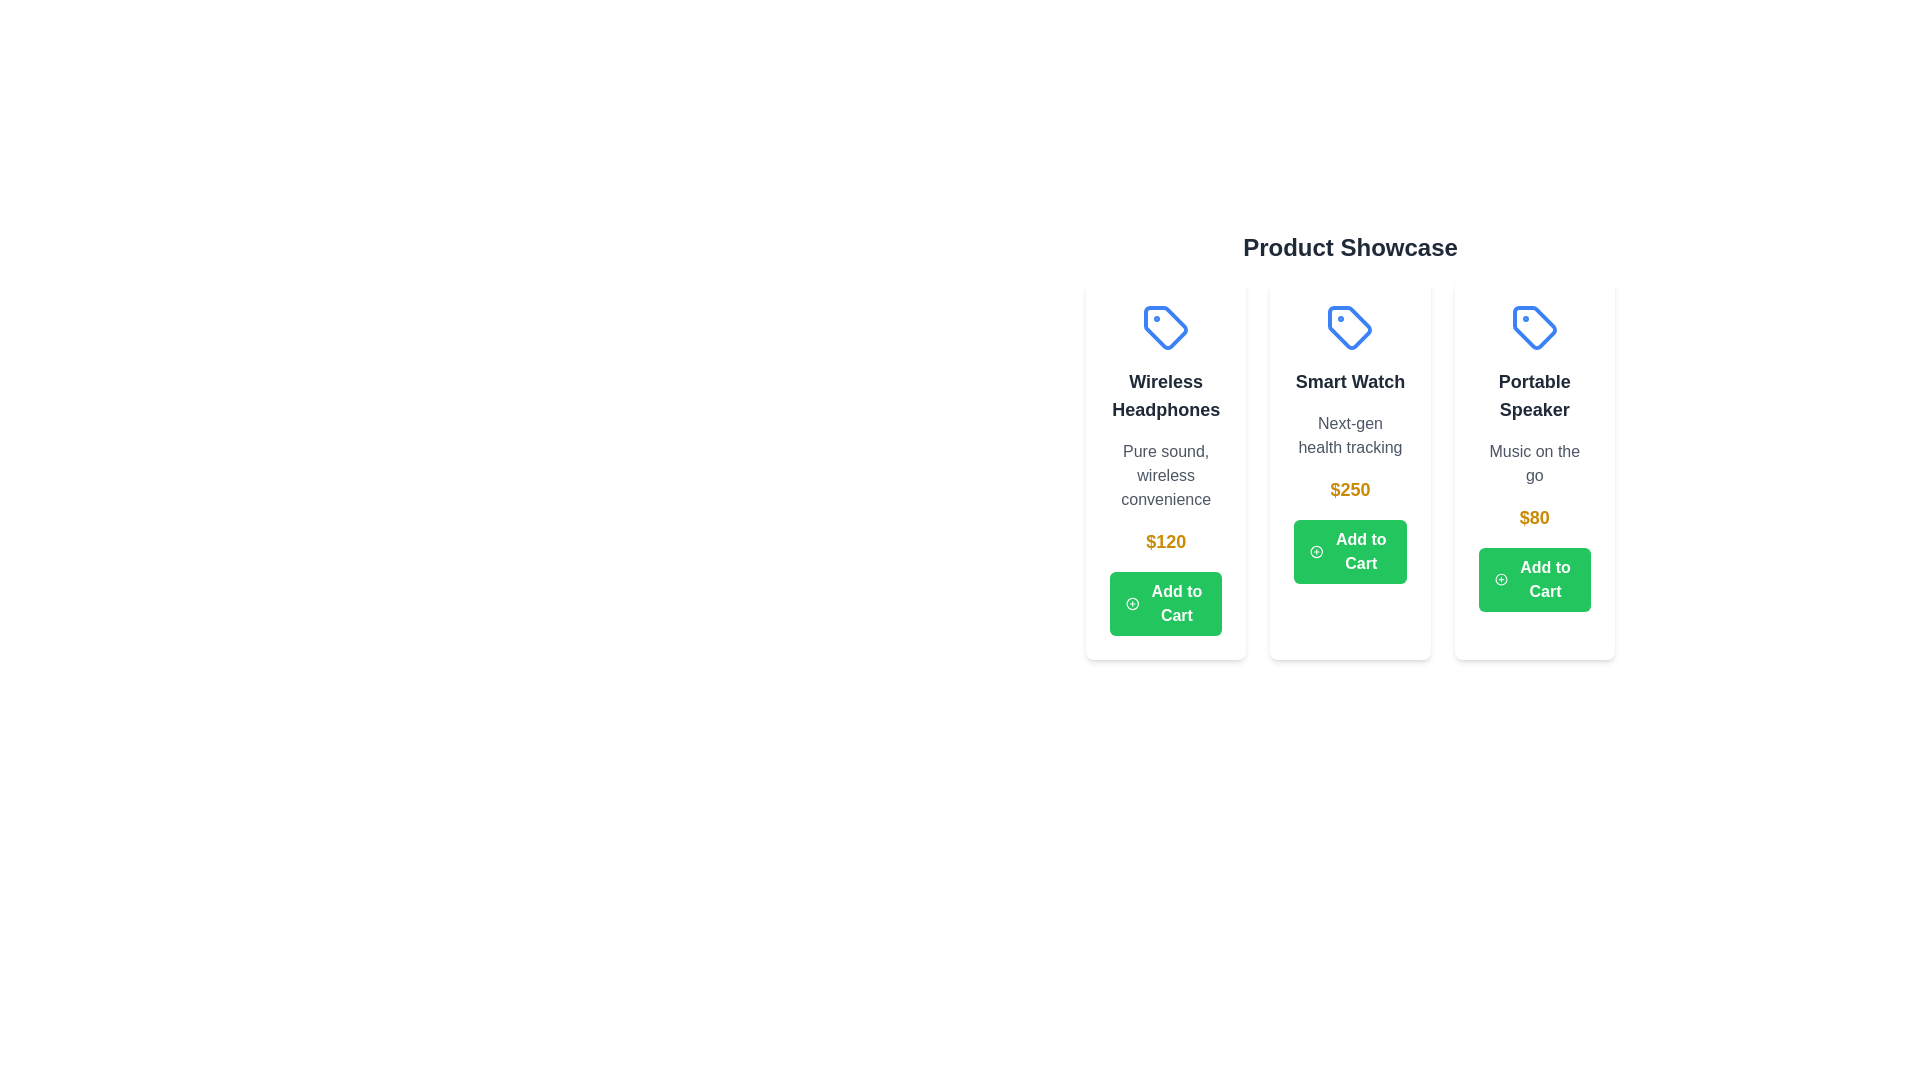 The height and width of the screenshot is (1080, 1920). Describe the element at coordinates (1533, 470) in the screenshot. I see `the product card for Portable Speaker` at that location.